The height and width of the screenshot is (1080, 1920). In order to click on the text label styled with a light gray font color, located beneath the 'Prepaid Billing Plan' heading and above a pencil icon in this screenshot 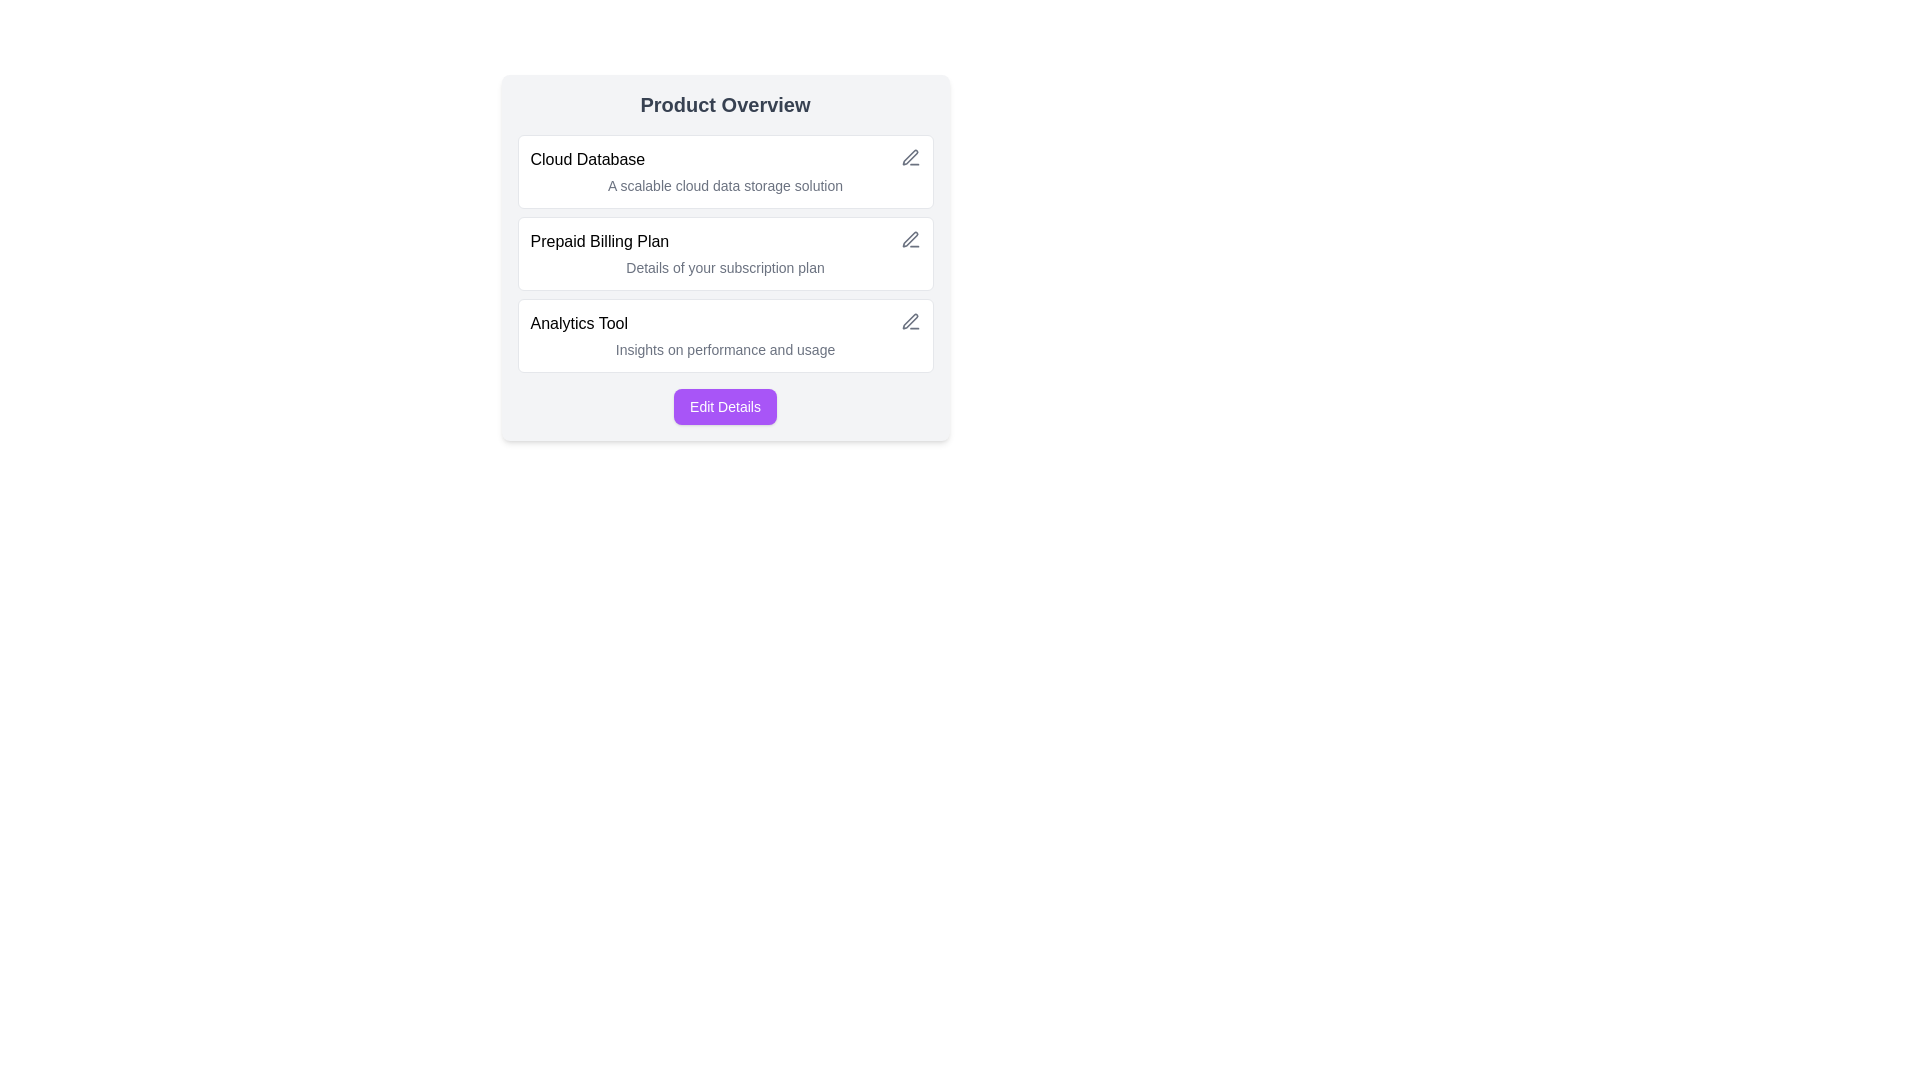, I will do `click(724, 266)`.